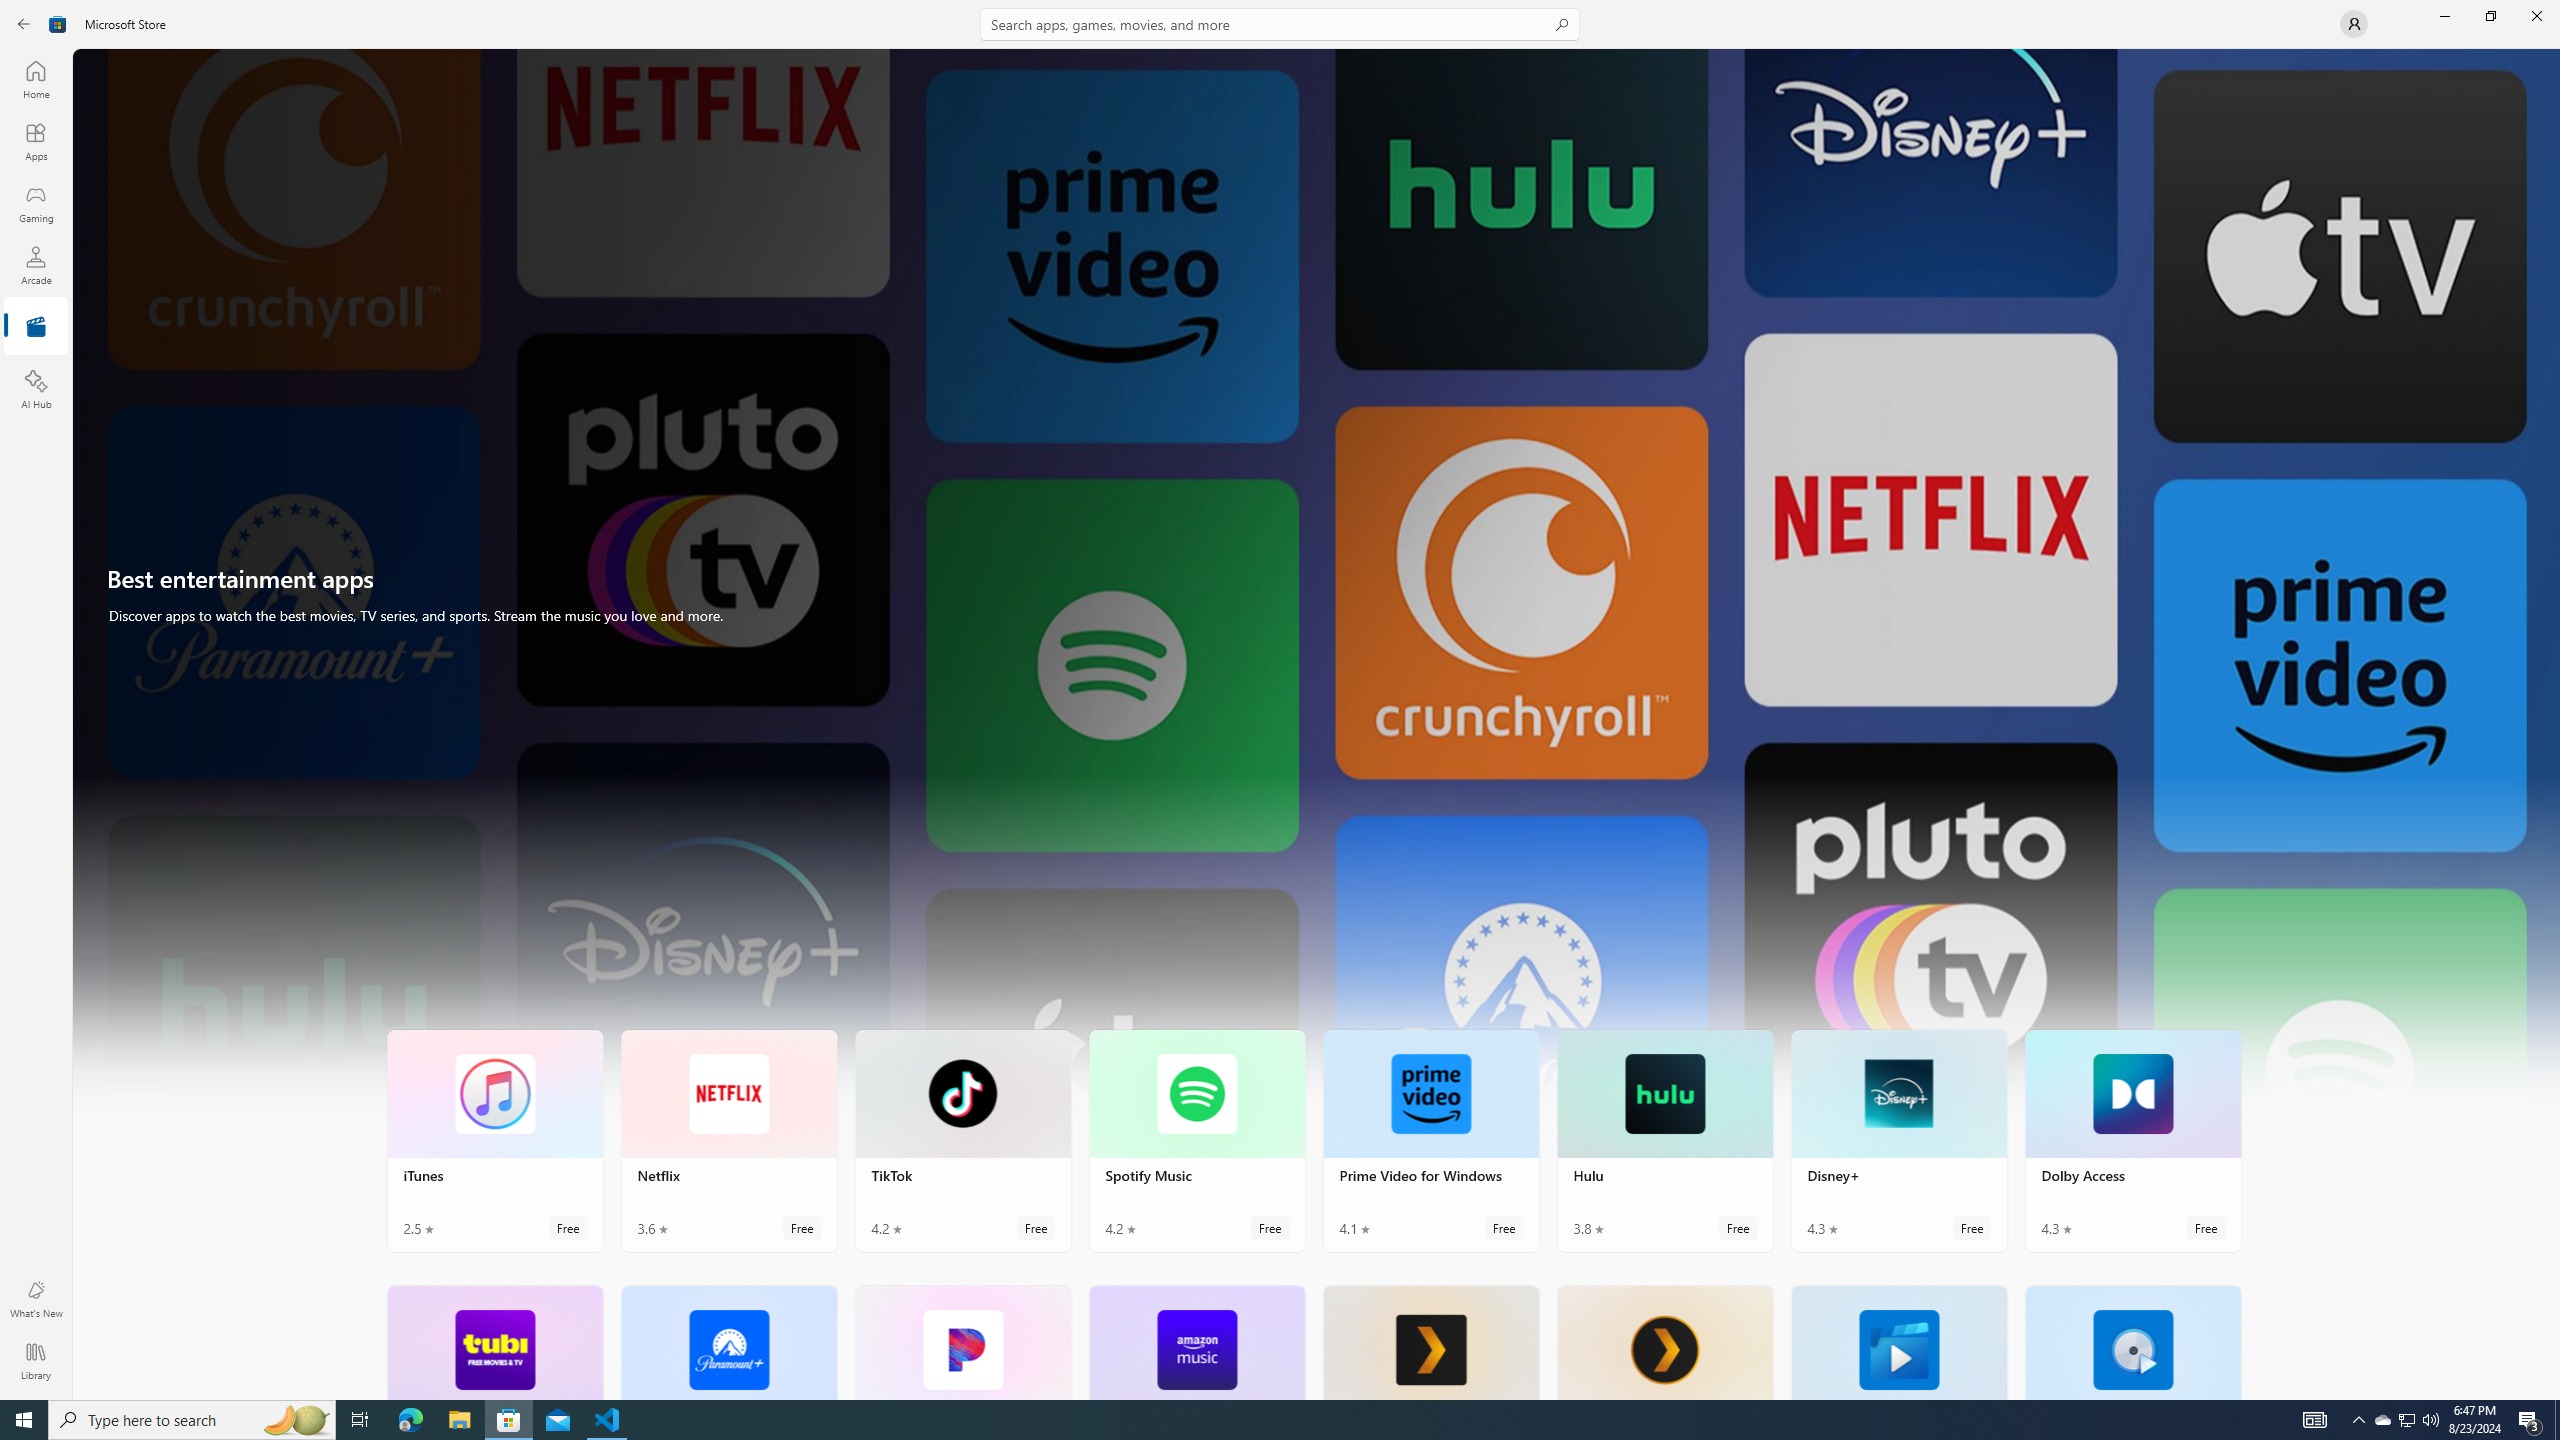 This screenshot has height=1440, width=2560. Describe the element at coordinates (34, 202) in the screenshot. I see `'Gaming'` at that location.